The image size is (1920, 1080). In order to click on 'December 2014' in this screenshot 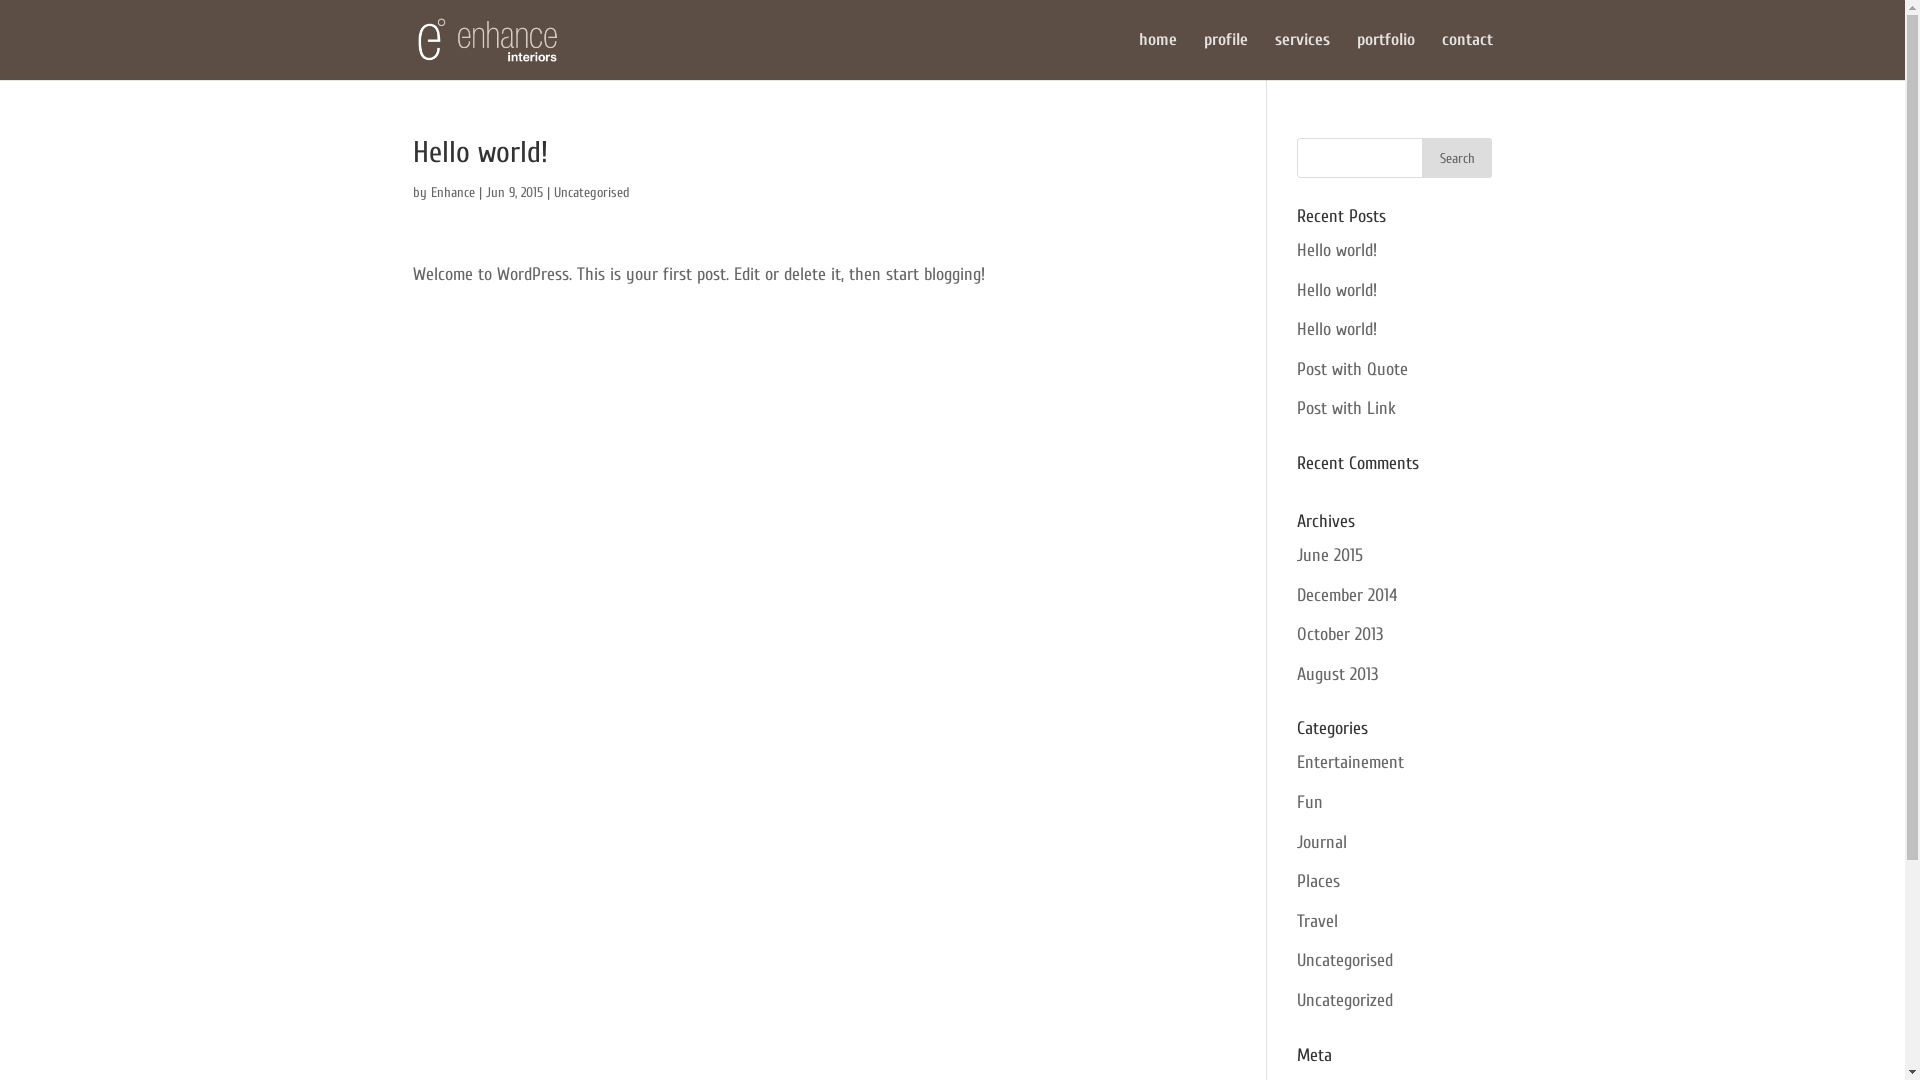, I will do `click(1347, 594)`.